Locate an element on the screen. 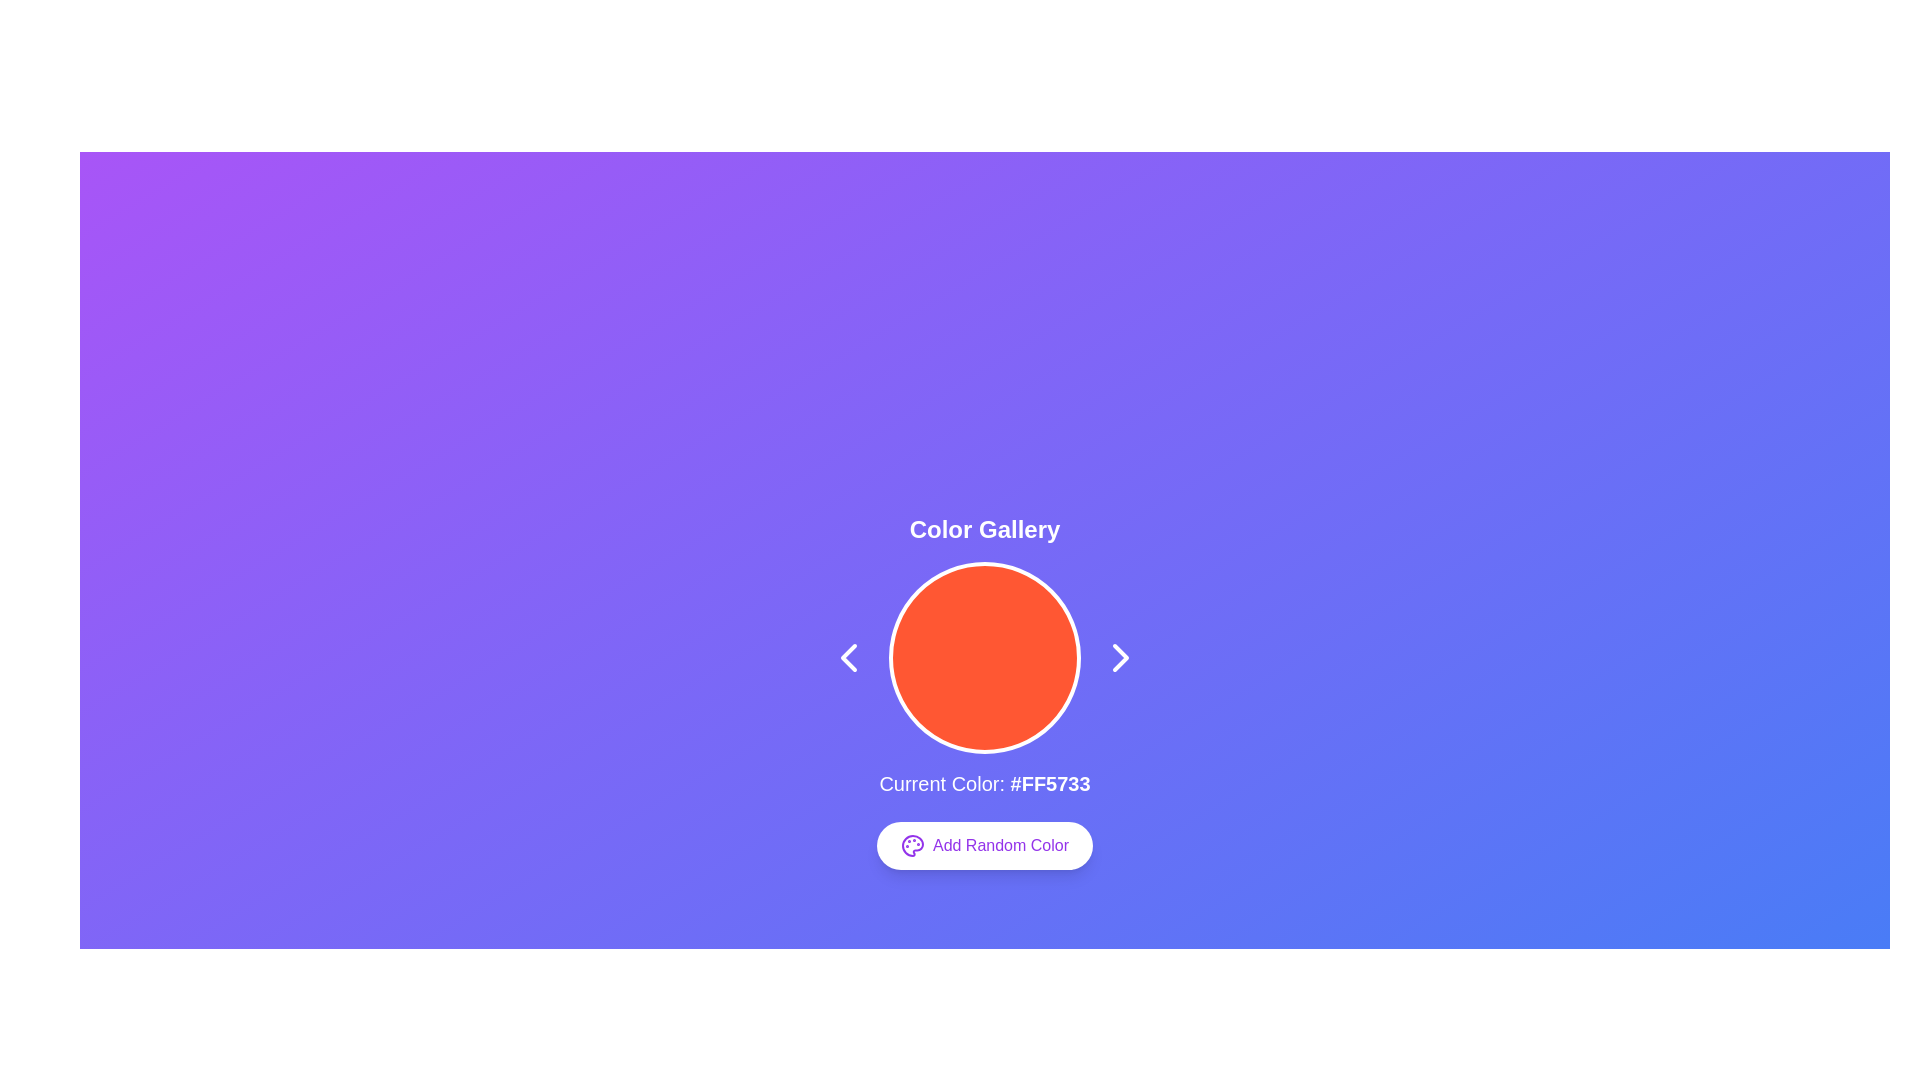  the 'Add Random Color' button, which is styled with a white background, purple text, and an icon resembling a palette, located beneath the 'Current Color: #FF5733' text and the large colored circle in the 'Color Gallery' section is located at coordinates (984, 845).